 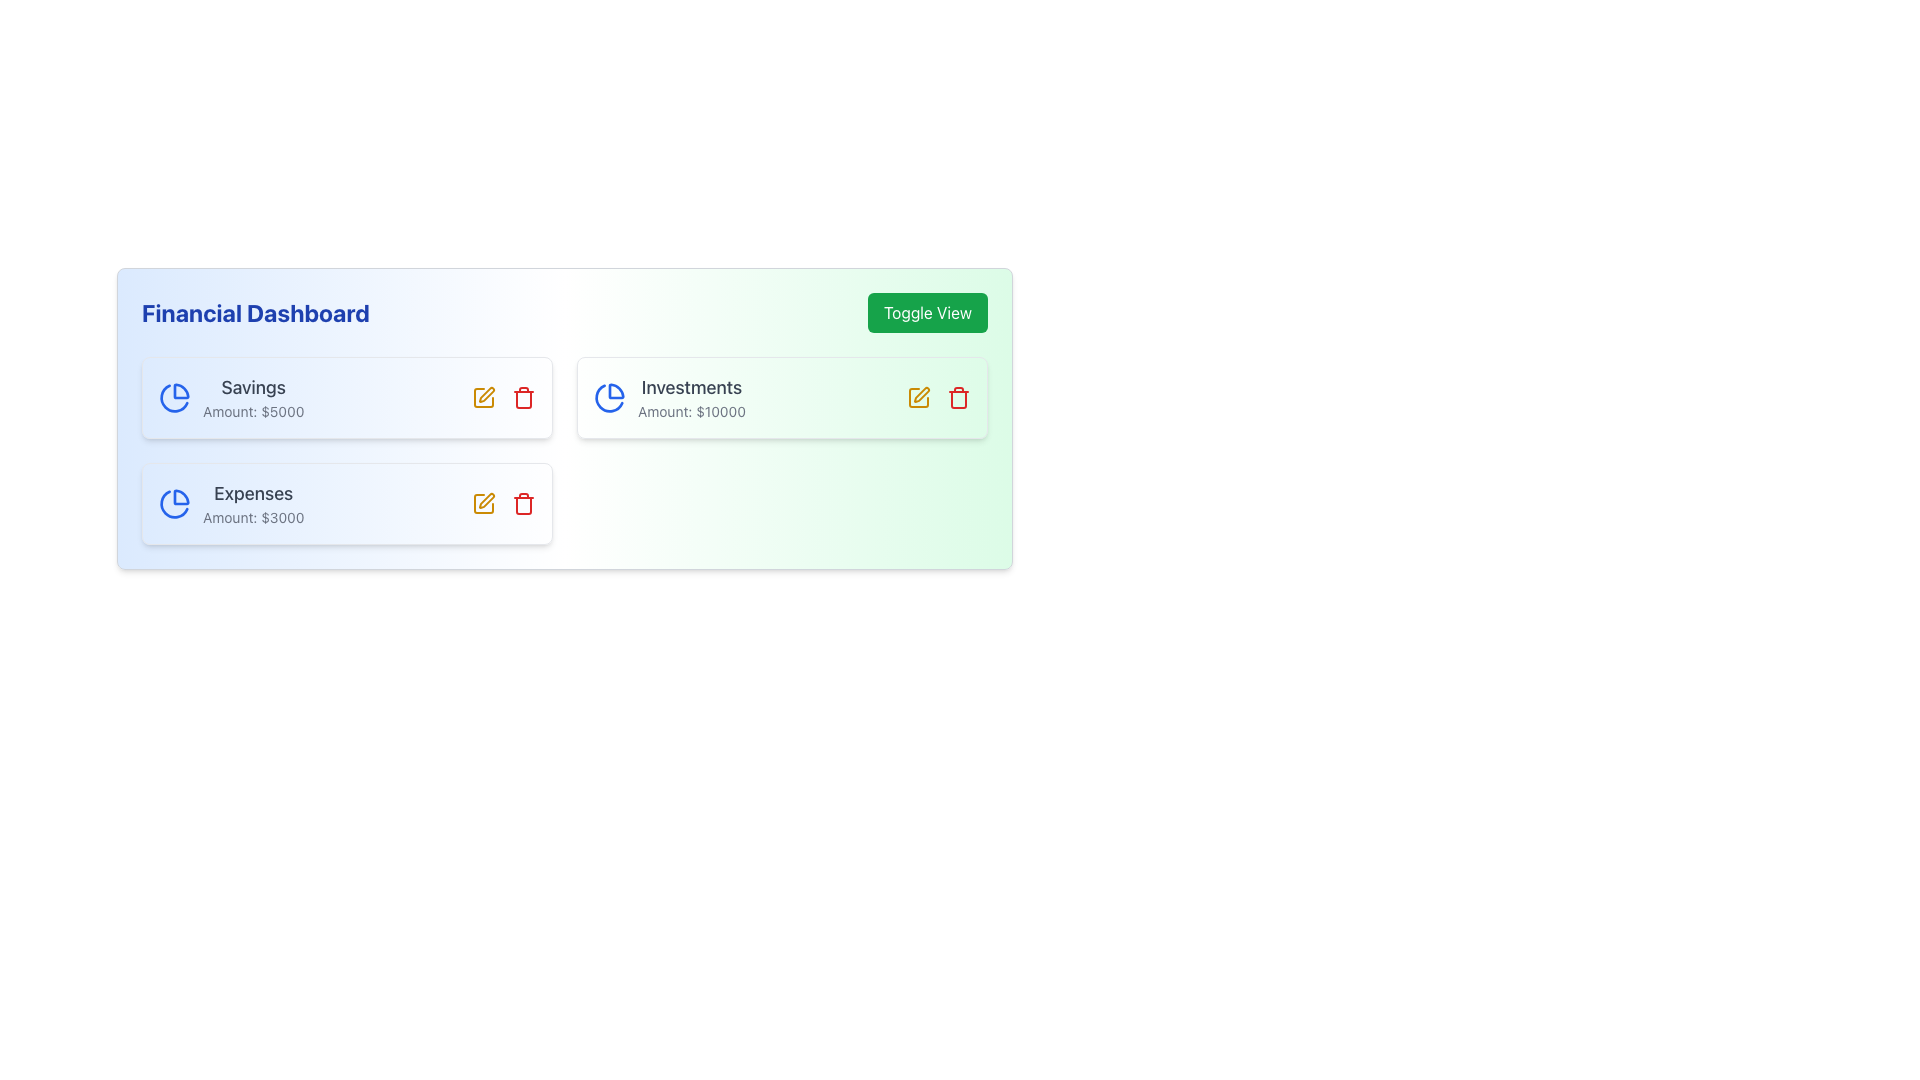 I want to click on the pie chart icon representing financial visualization for 'Expenses', located in the top-left corner of the second card on the Financial Dashboard, so click(x=181, y=496).